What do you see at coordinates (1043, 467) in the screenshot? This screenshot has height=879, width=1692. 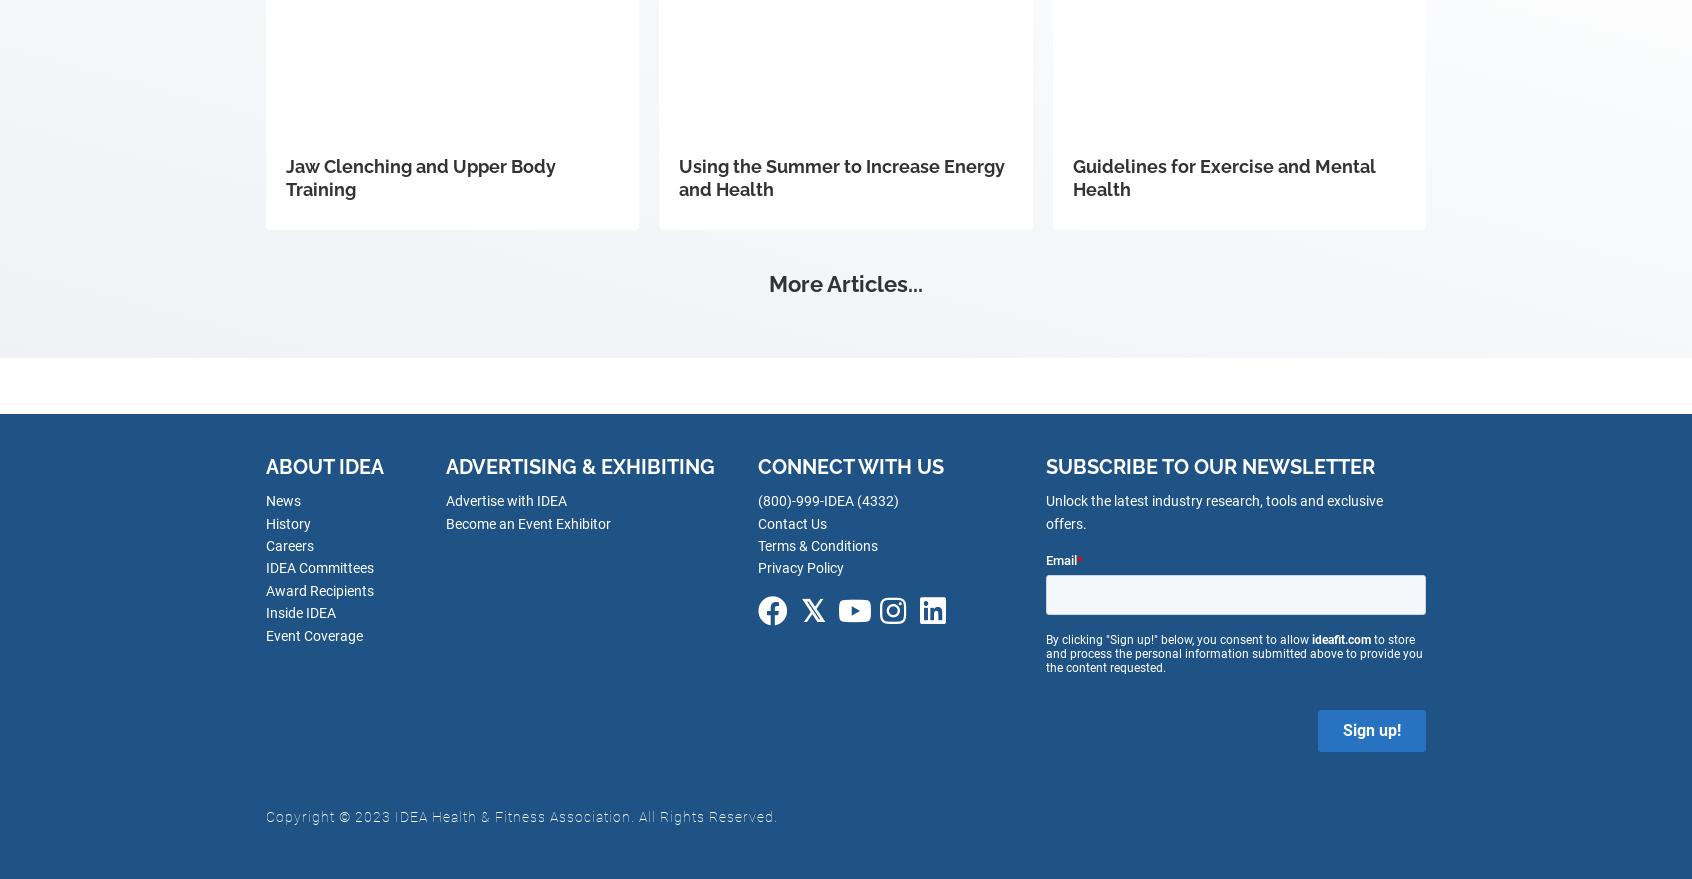 I see `'Subscribe to our newsletter'` at bounding box center [1043, 467].